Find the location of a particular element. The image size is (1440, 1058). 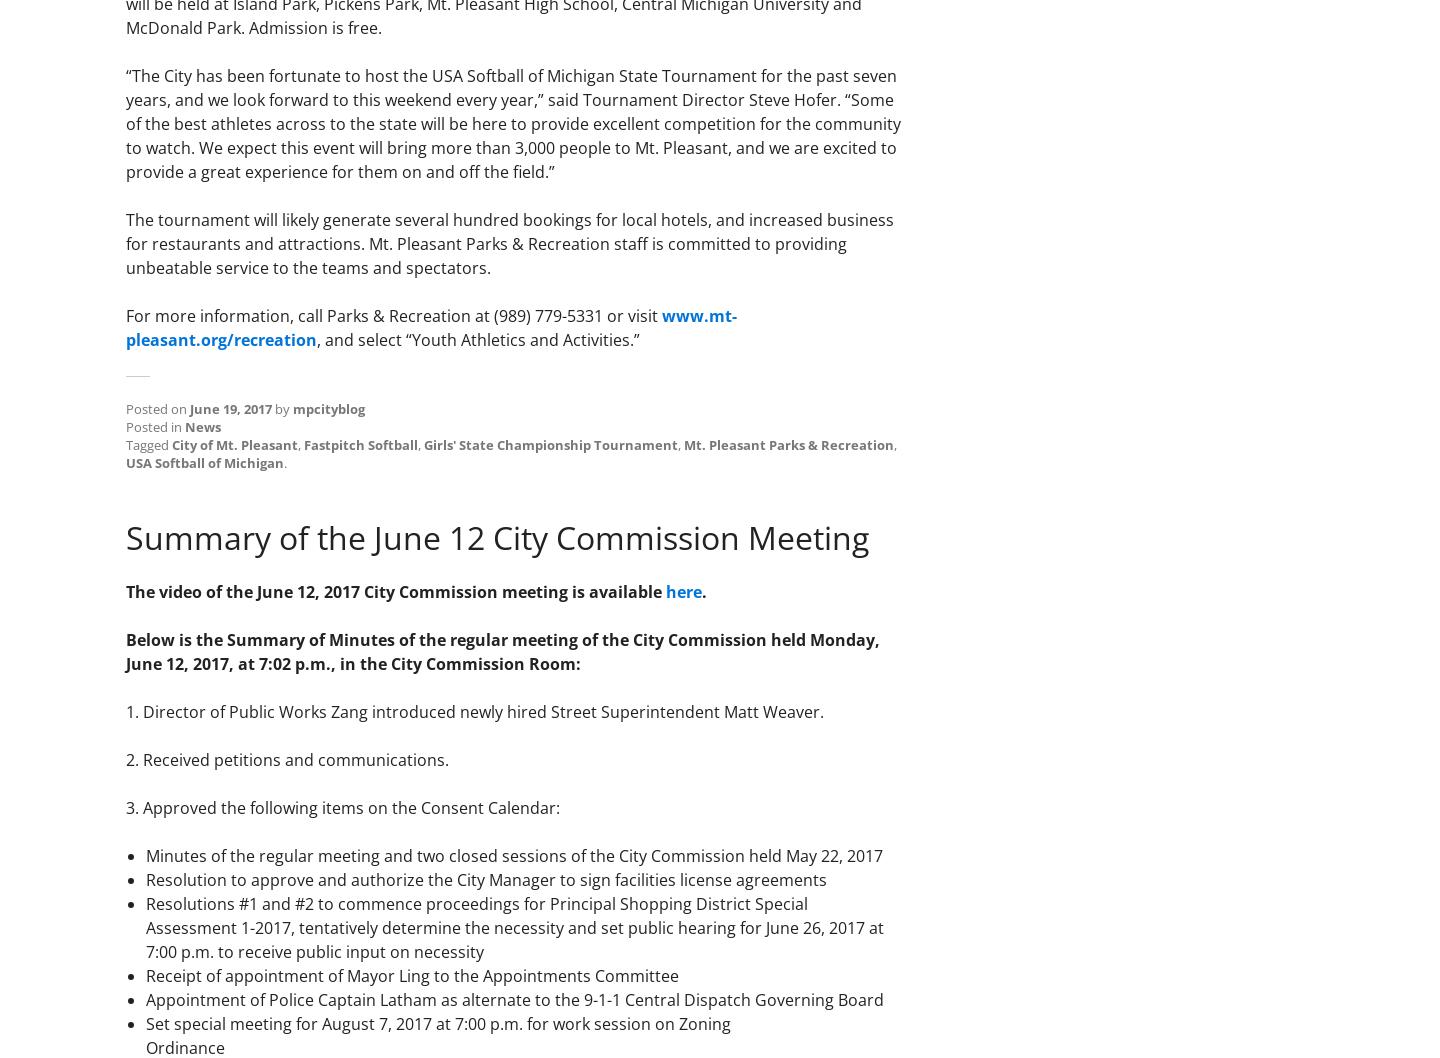

'Posted in' is located at coordinates (154, 425).